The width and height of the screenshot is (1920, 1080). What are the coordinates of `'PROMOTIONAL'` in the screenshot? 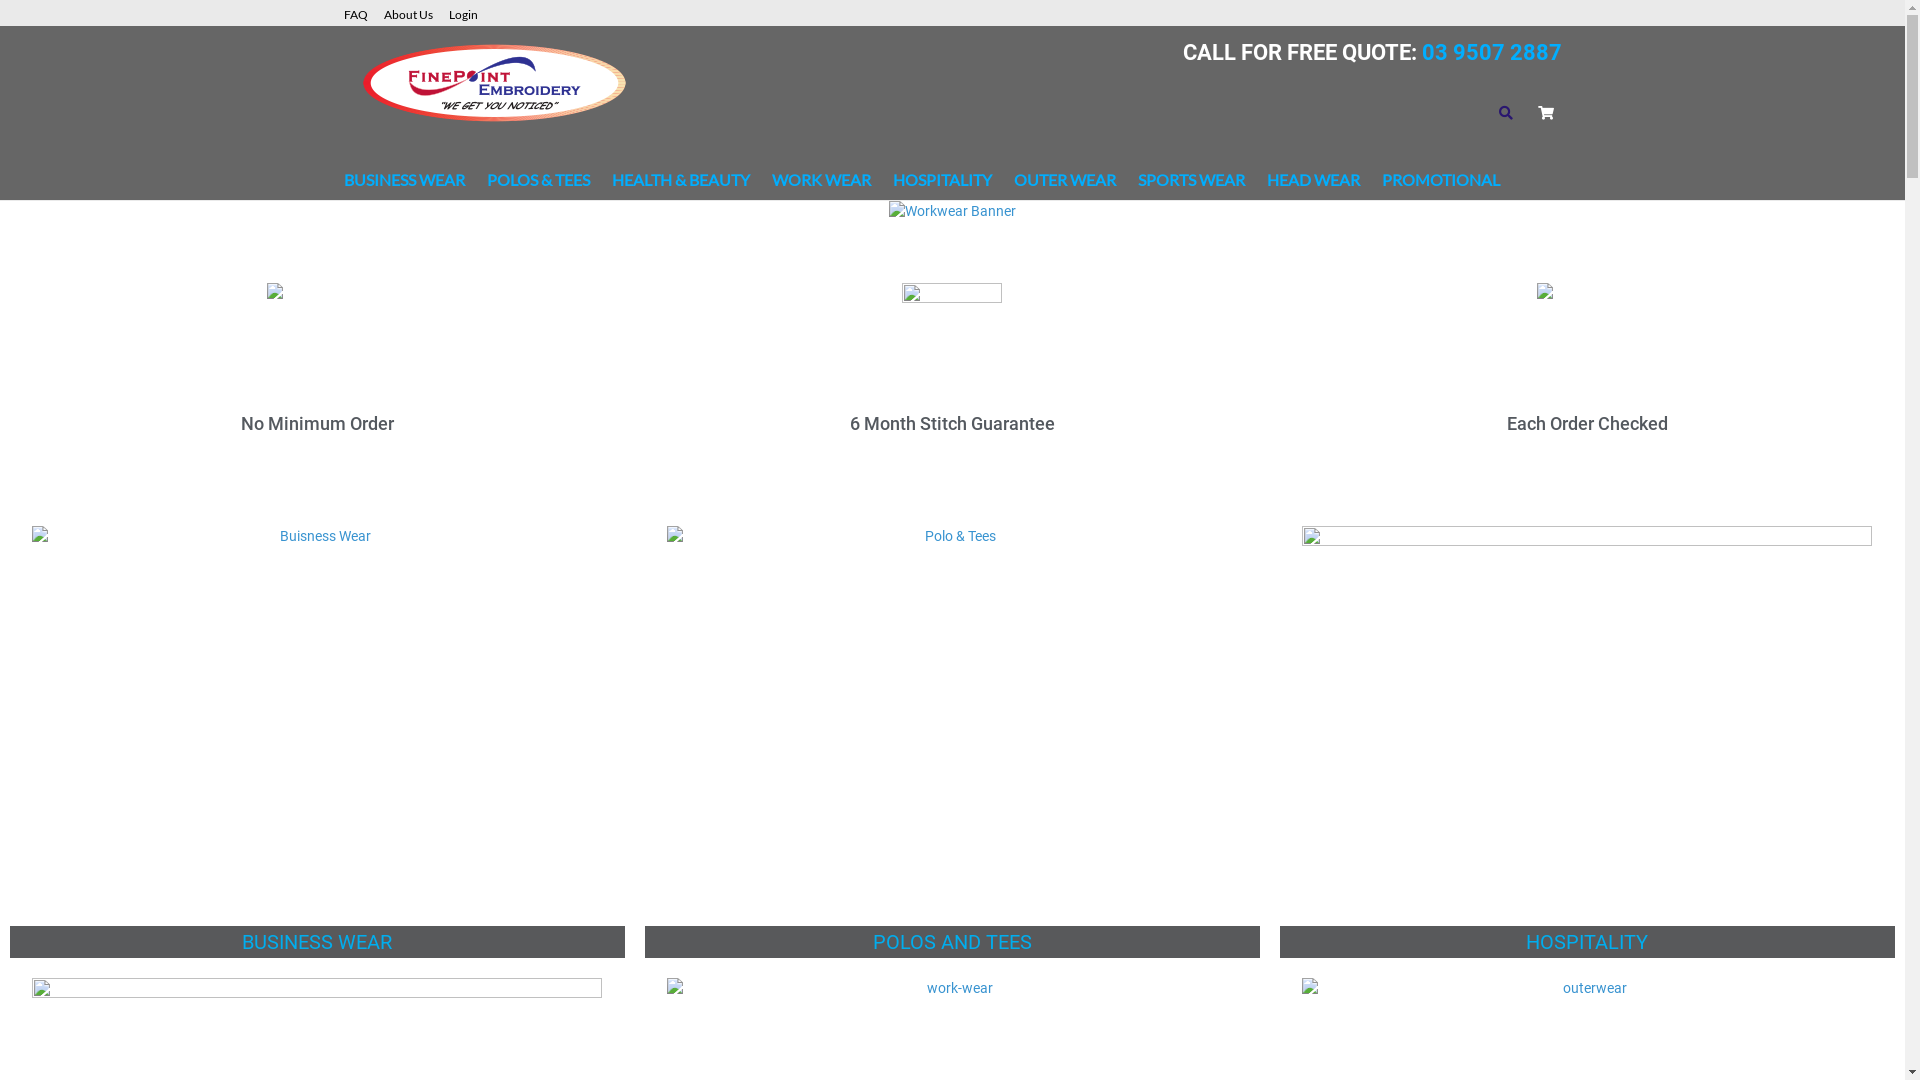 It's located at (1381, 180).